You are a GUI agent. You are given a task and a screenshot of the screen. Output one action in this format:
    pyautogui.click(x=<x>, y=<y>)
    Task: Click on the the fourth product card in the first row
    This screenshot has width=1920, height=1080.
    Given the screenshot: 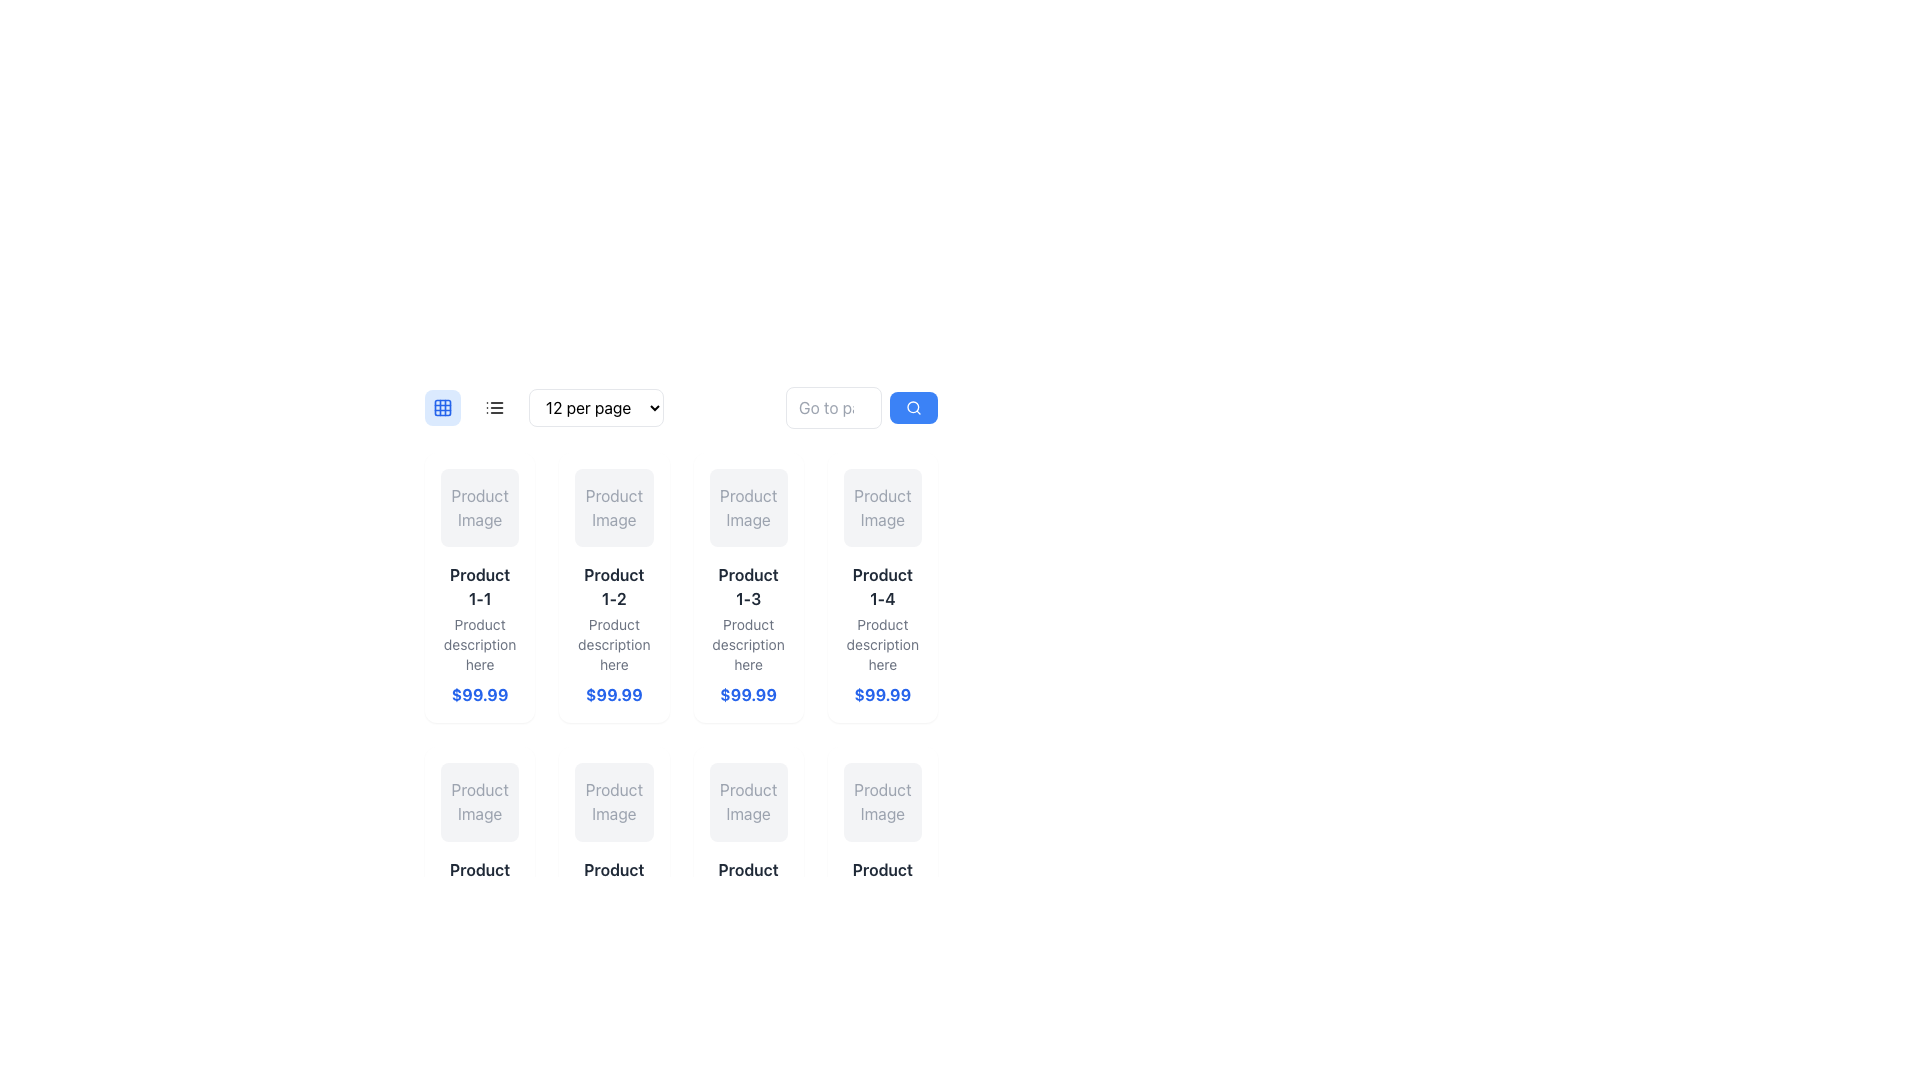 What is the action you would take?
    pyautogui.click(x=881, y=587)
    